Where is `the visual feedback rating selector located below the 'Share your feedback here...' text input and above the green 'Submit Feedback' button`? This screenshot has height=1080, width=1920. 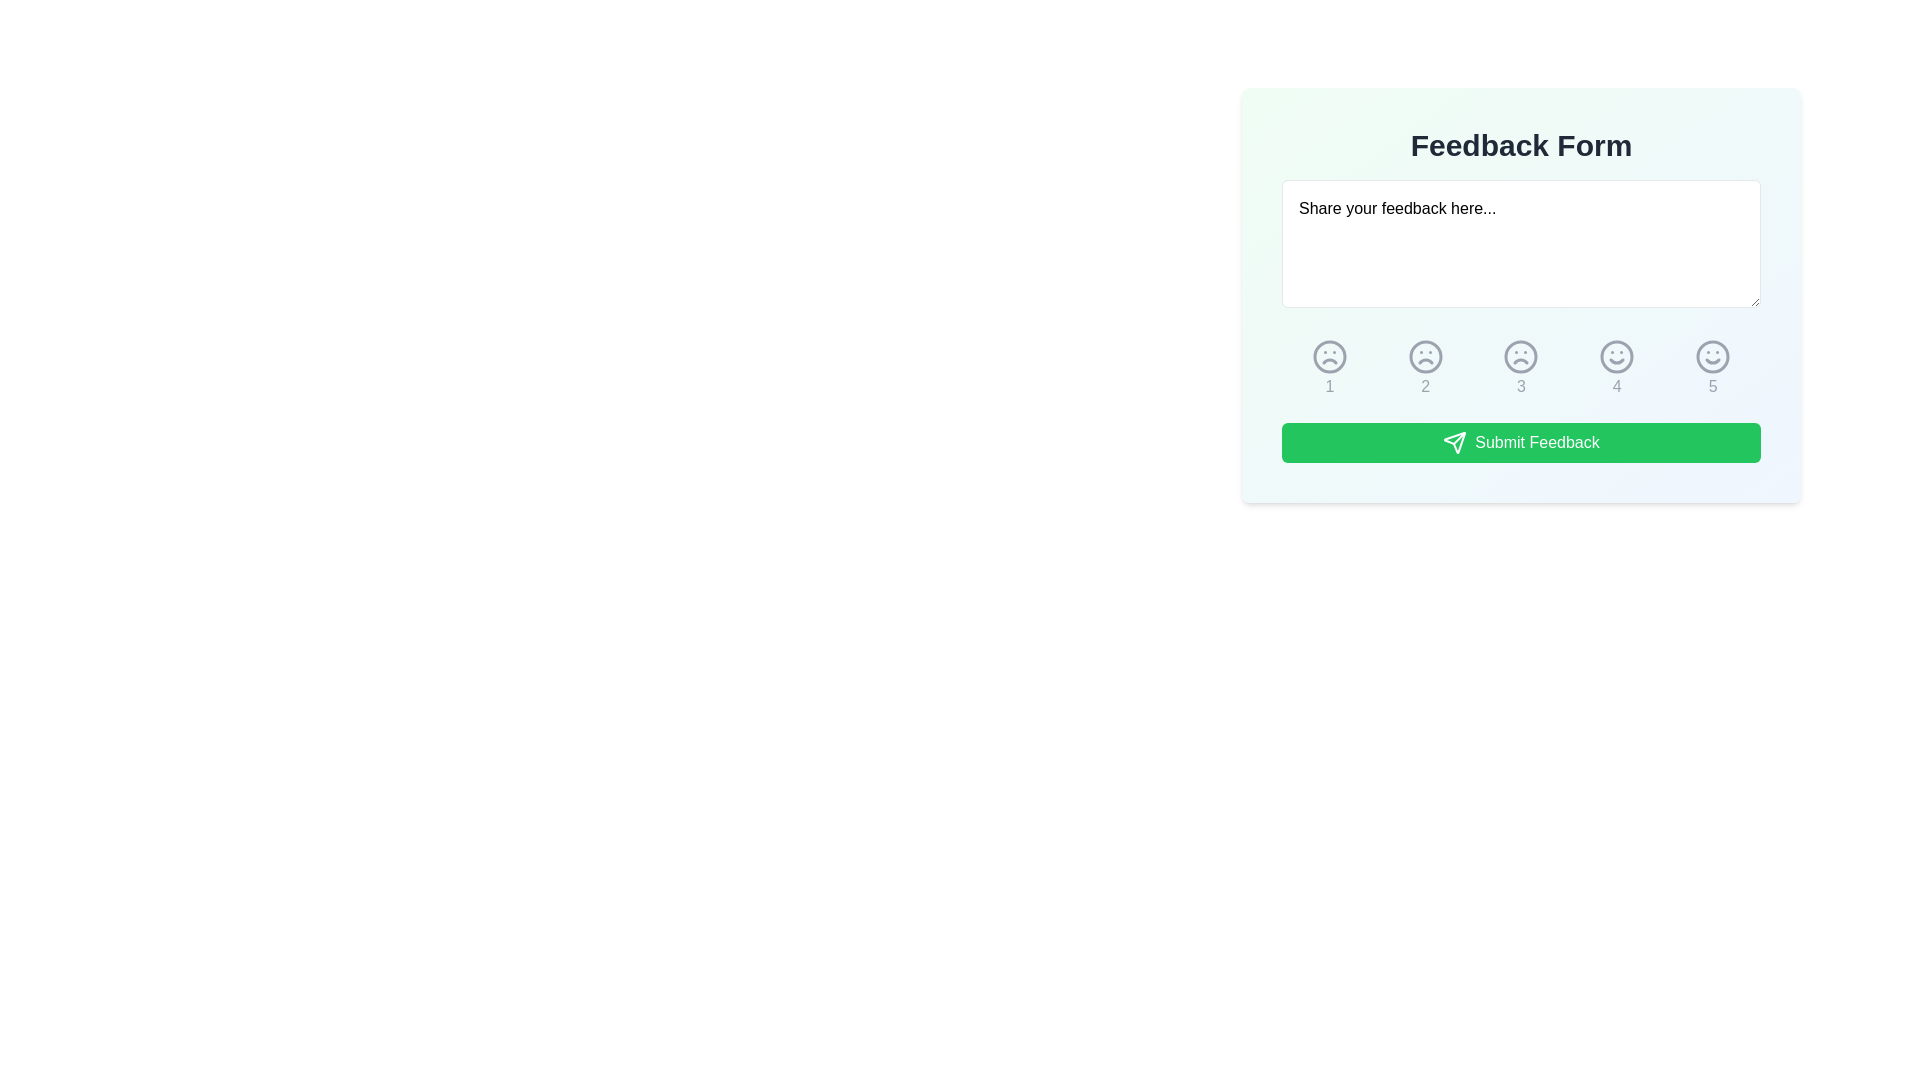 the visual feedback rating selector located below the 'Share your feedback here...' text input and above the green 'Submit Feedback' button is located at coordinates (1520, 369).